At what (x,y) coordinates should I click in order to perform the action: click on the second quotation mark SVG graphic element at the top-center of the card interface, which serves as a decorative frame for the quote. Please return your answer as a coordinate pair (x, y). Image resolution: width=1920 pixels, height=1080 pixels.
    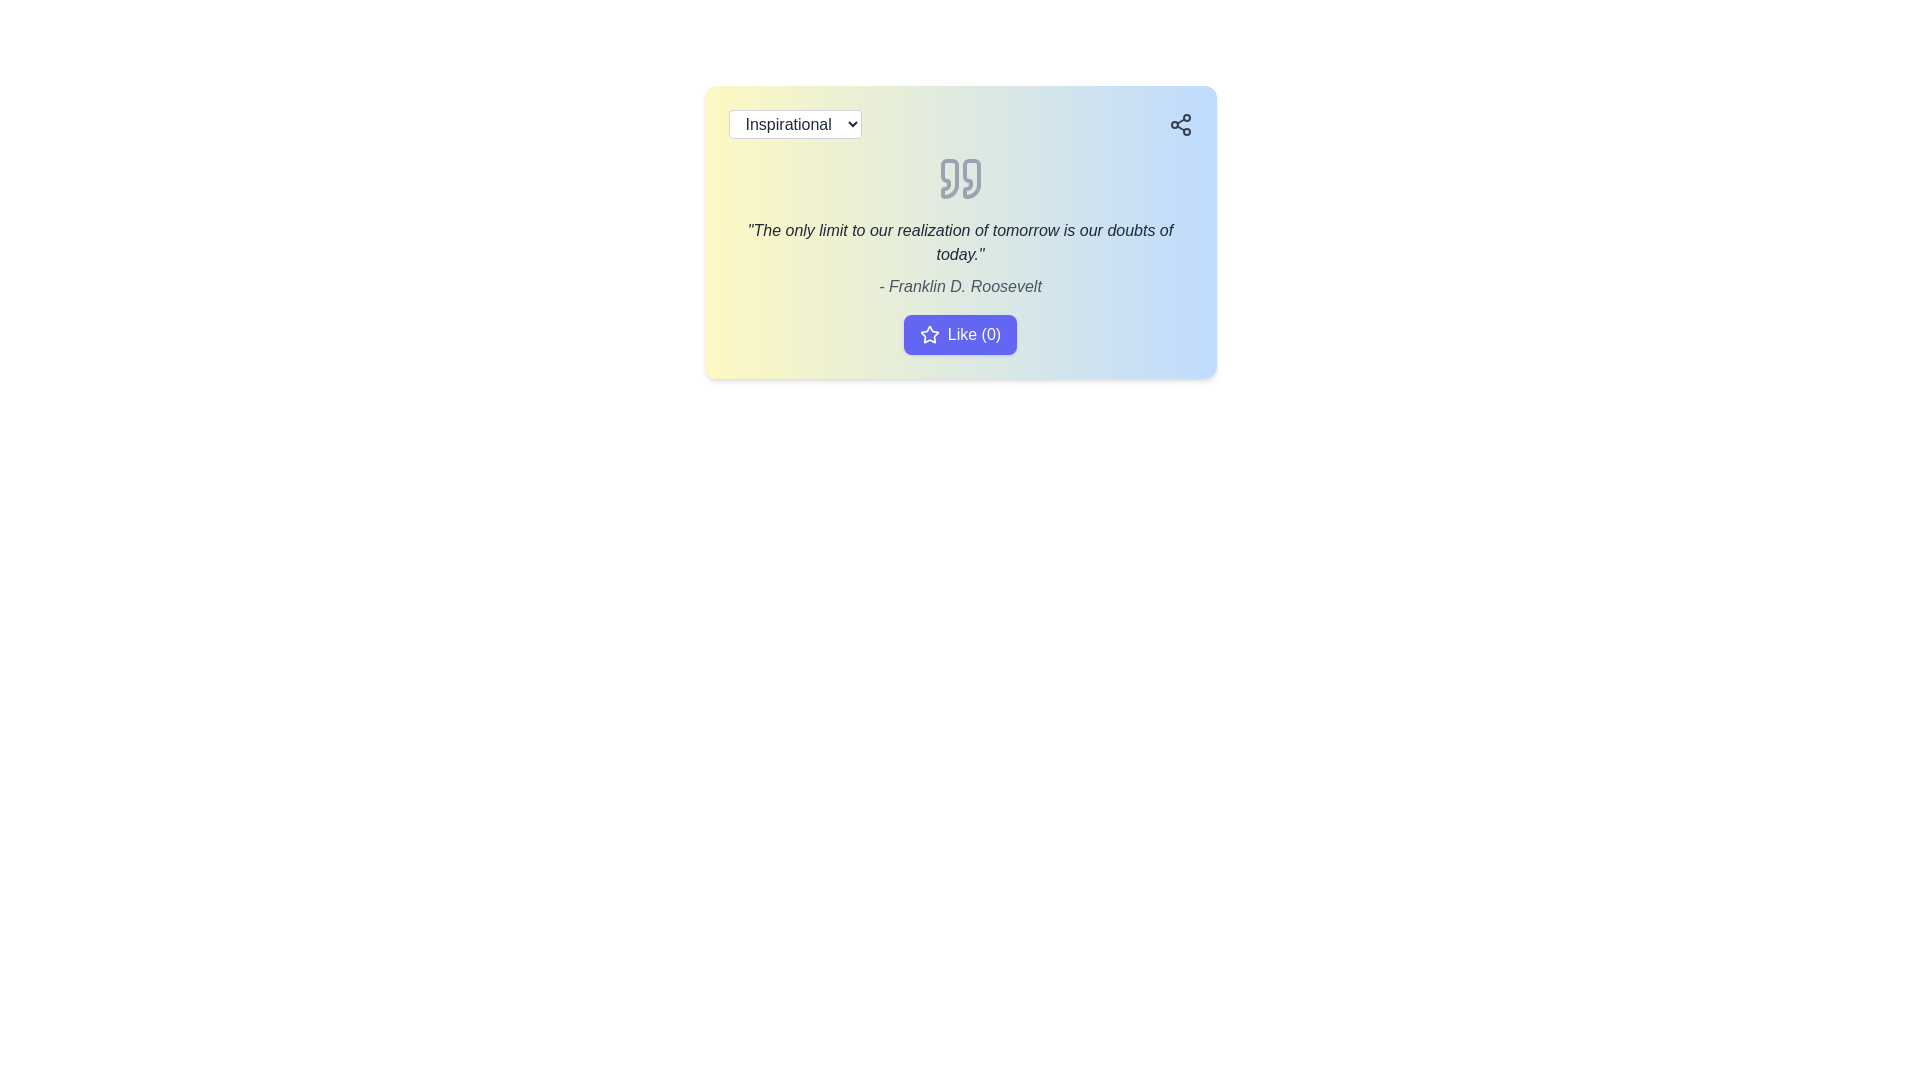
    Looking at the image, I should click on (971, 177).